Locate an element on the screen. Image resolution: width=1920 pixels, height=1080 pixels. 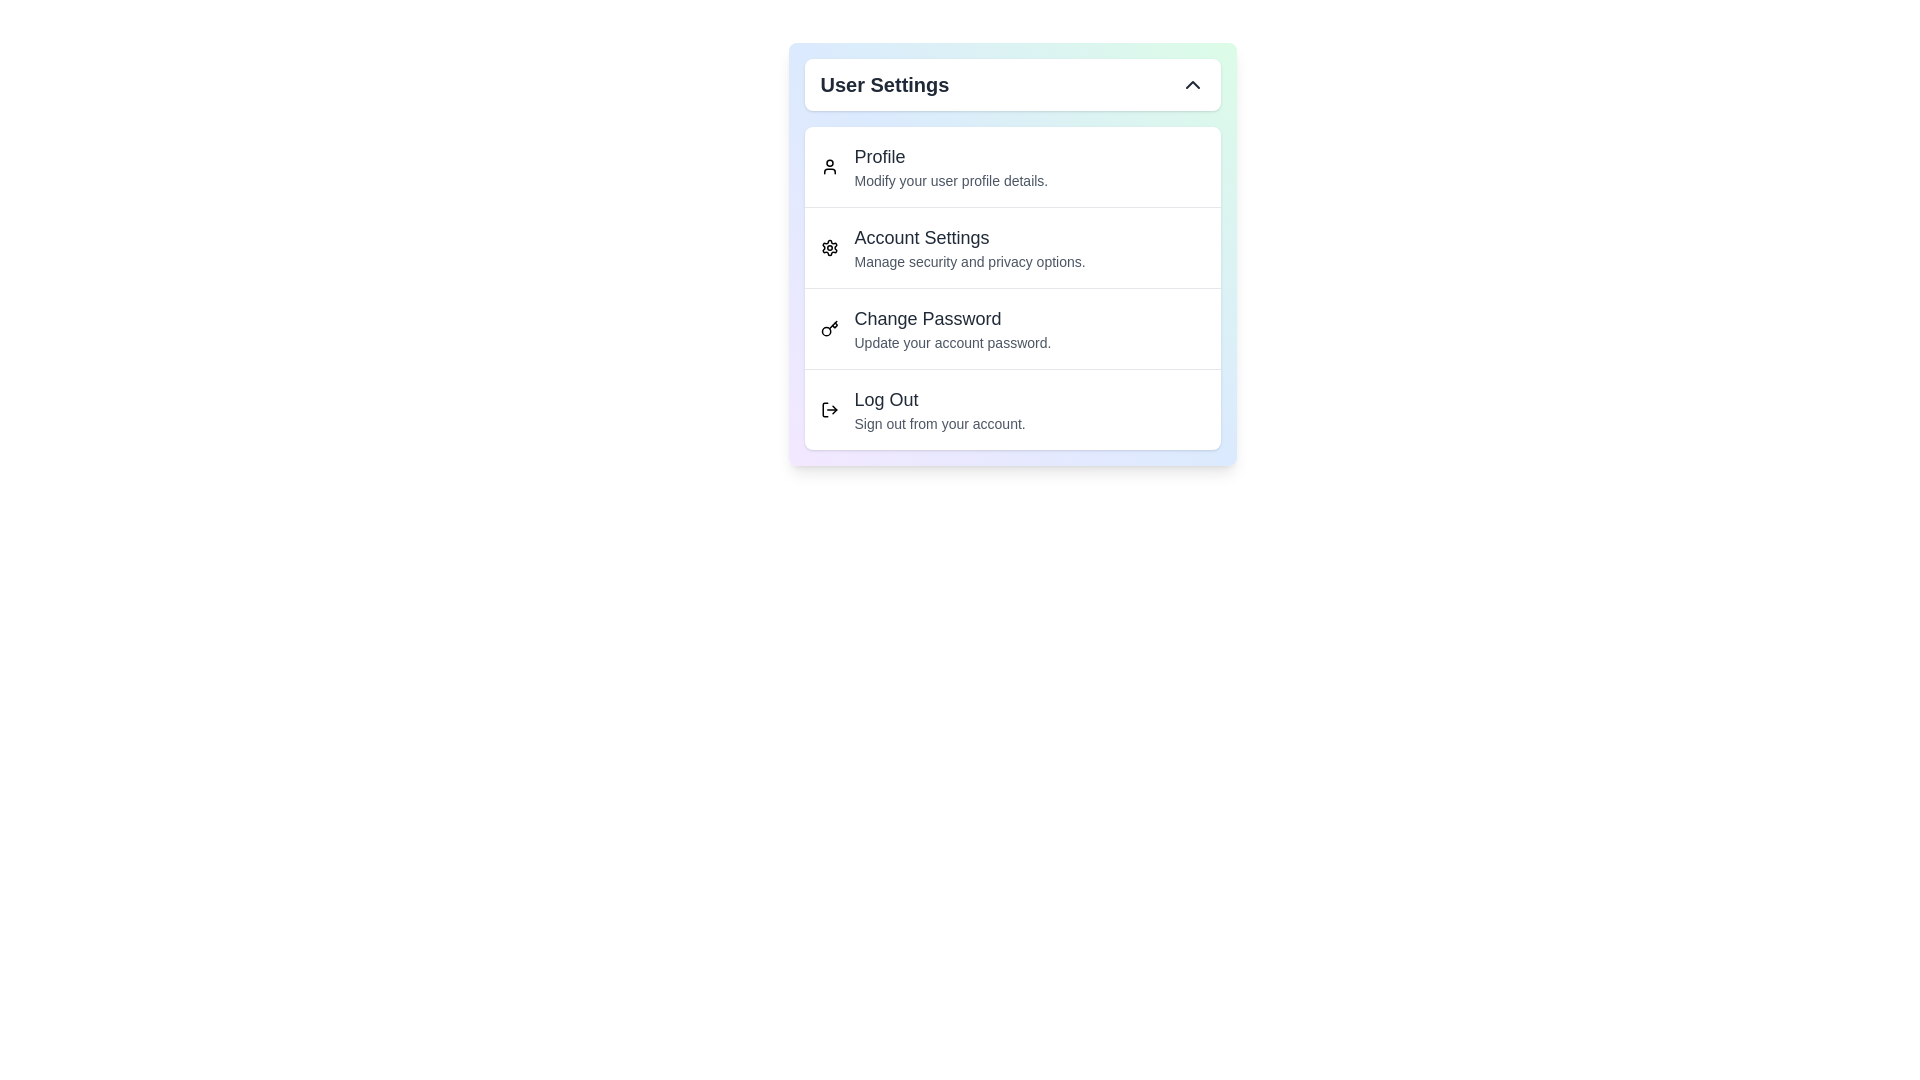
'User Settings' button to toggle the menu visibility is located at coordinates (1012, 83).